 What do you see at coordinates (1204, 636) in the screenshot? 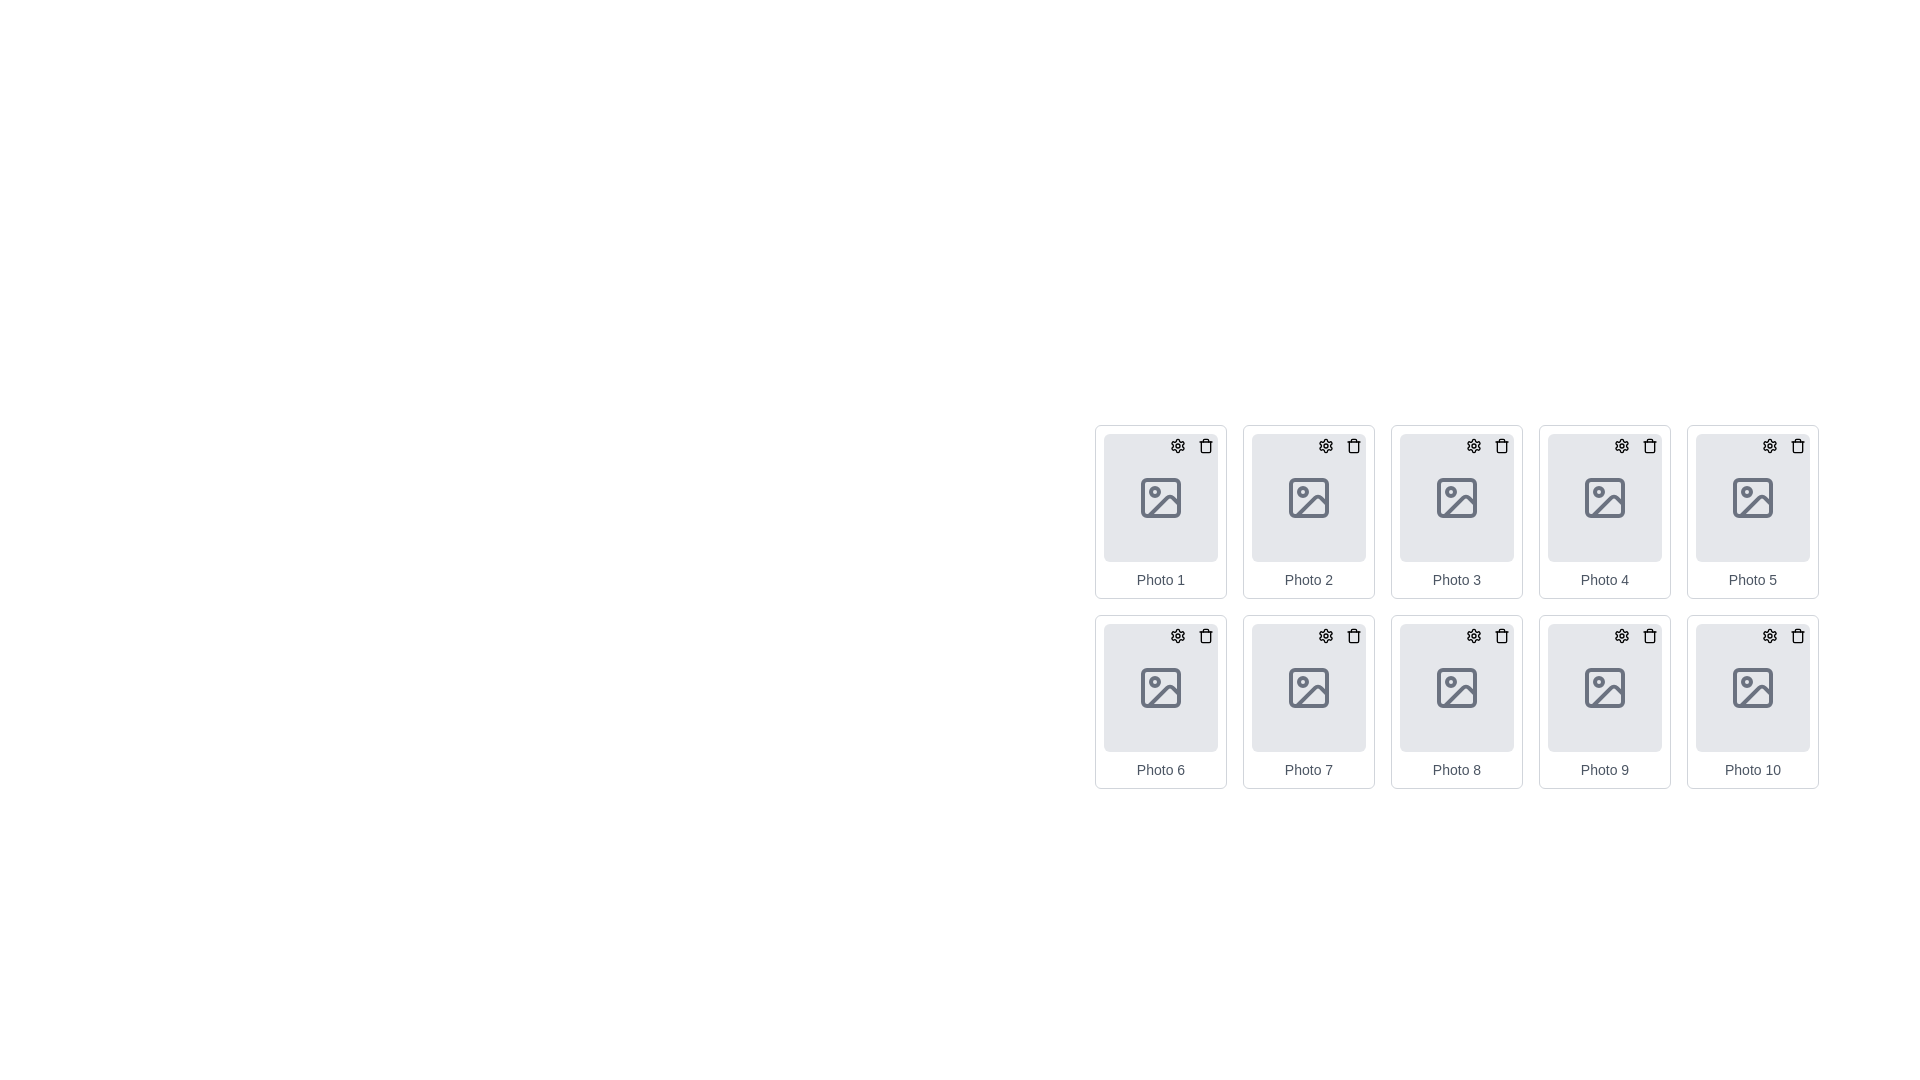
I see `the small rounded button with a trash can icon located in the top-right corner of the 'Photo 6' card` at bounding box center [1204, 636].